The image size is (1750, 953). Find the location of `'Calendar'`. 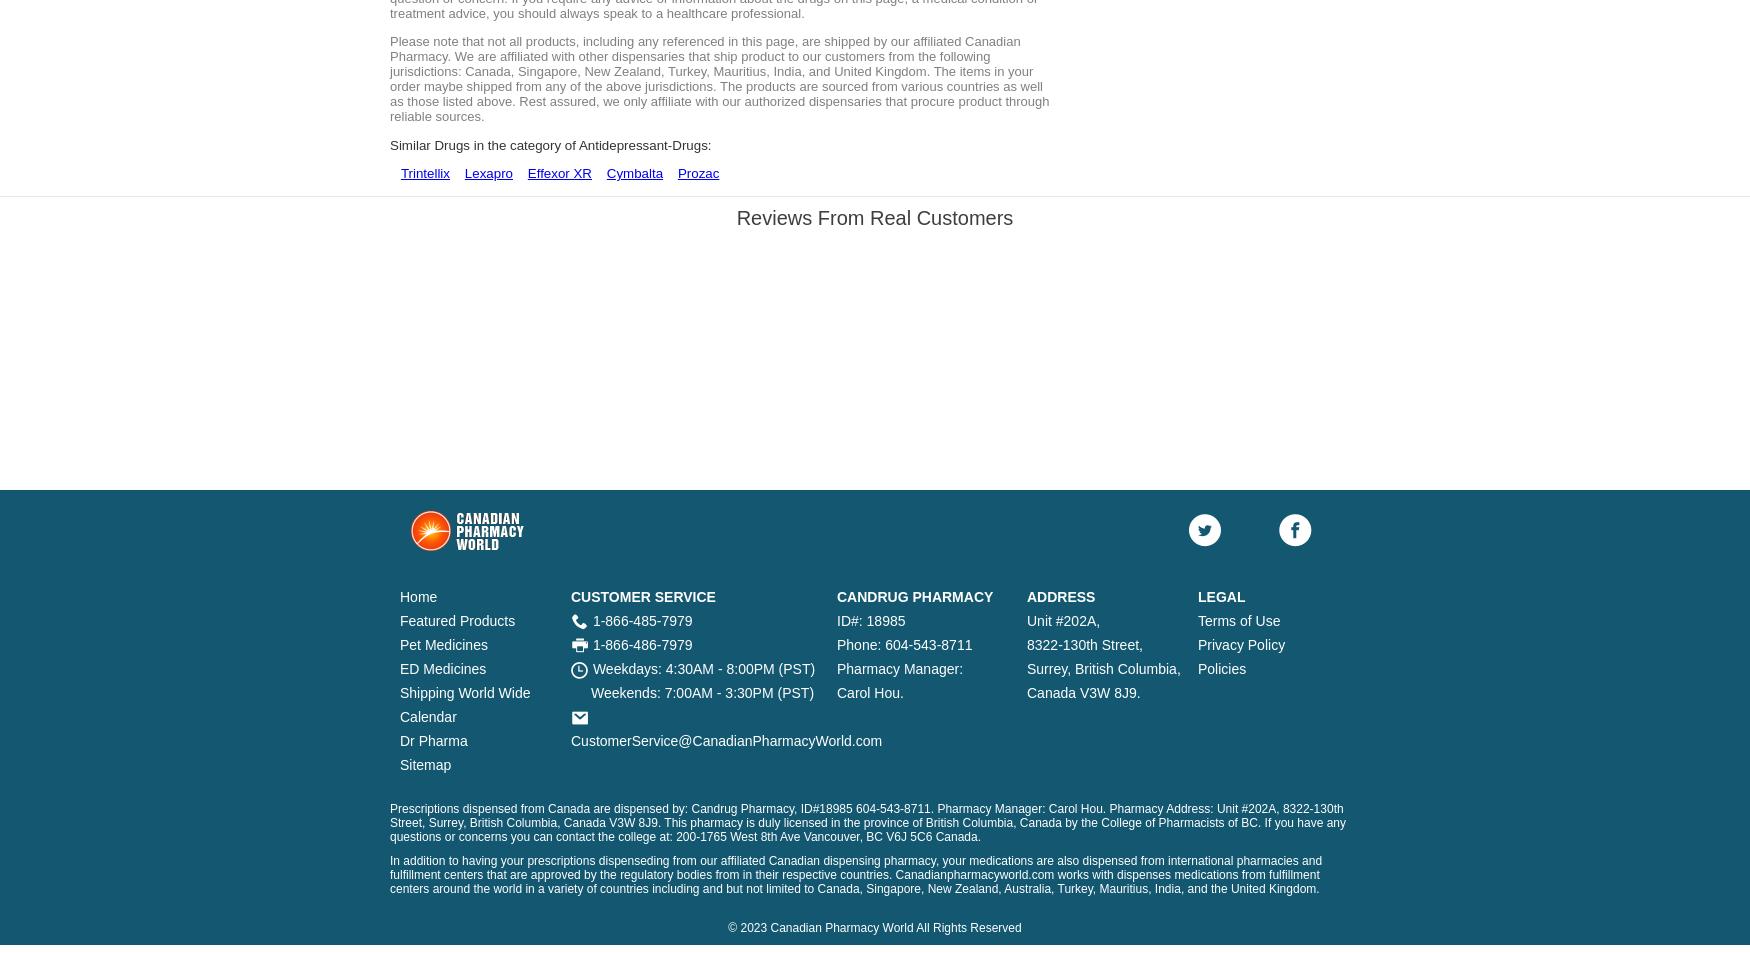

'Calendar' is located at coordinates (427, 717).